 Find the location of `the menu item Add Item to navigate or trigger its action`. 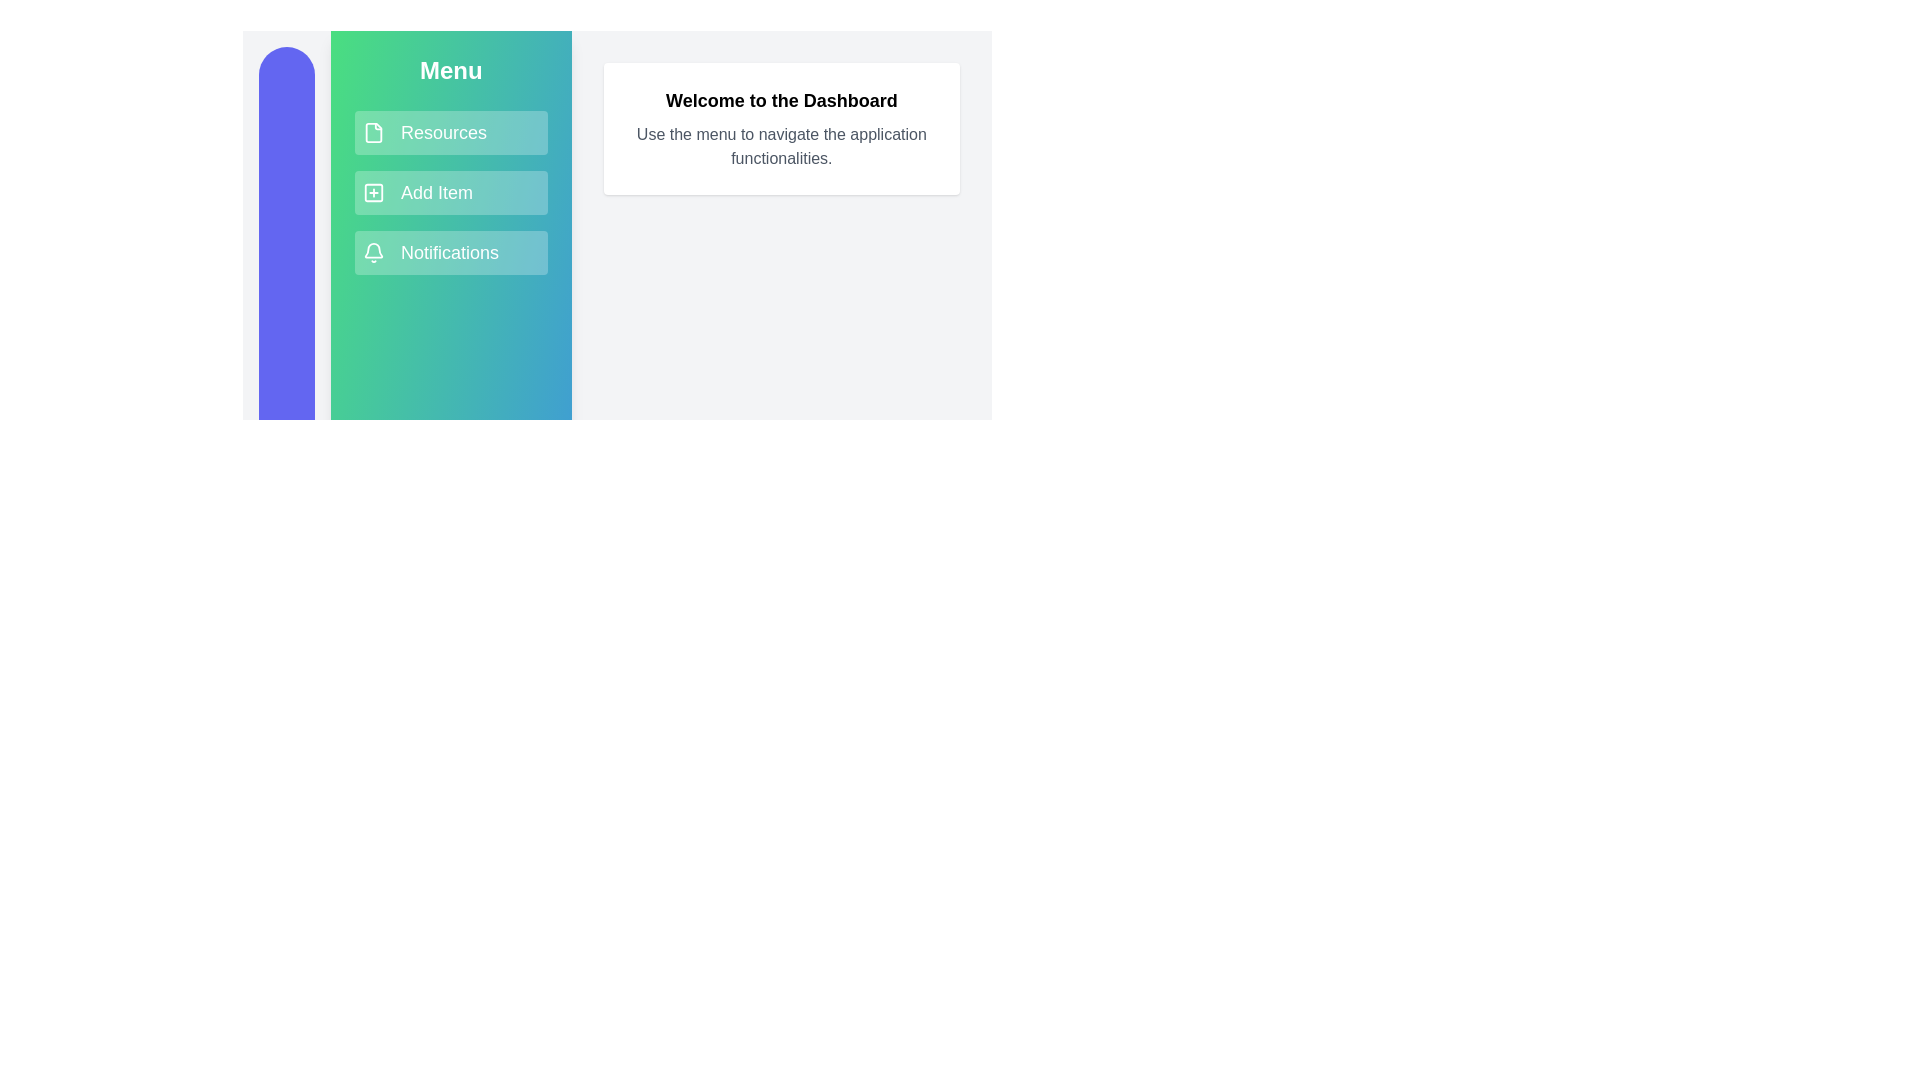

the menu item Add Item to navigate or trigger its action is located at coordinates (450, 192).